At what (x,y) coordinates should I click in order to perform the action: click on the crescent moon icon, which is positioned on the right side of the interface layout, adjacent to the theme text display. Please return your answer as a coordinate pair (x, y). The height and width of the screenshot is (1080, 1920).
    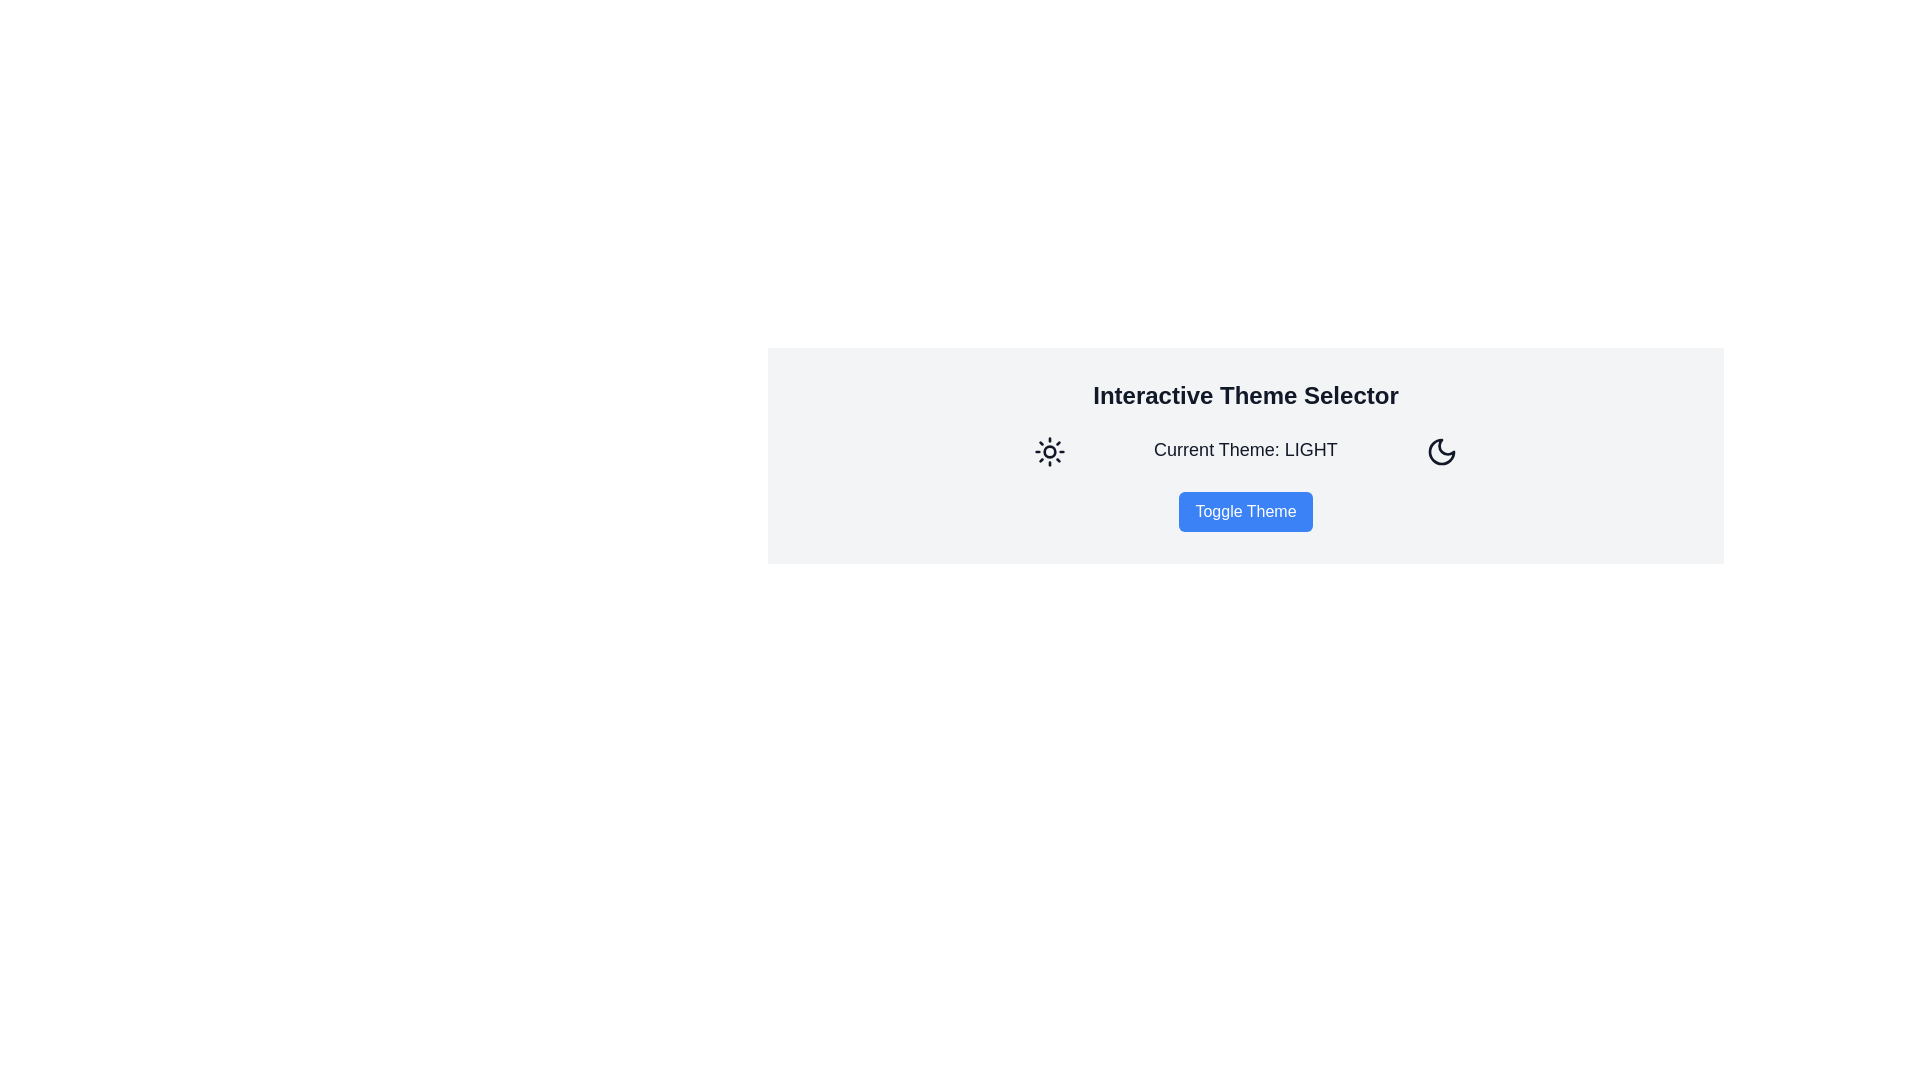
    Looking at the image, I should click on (1441, 451).